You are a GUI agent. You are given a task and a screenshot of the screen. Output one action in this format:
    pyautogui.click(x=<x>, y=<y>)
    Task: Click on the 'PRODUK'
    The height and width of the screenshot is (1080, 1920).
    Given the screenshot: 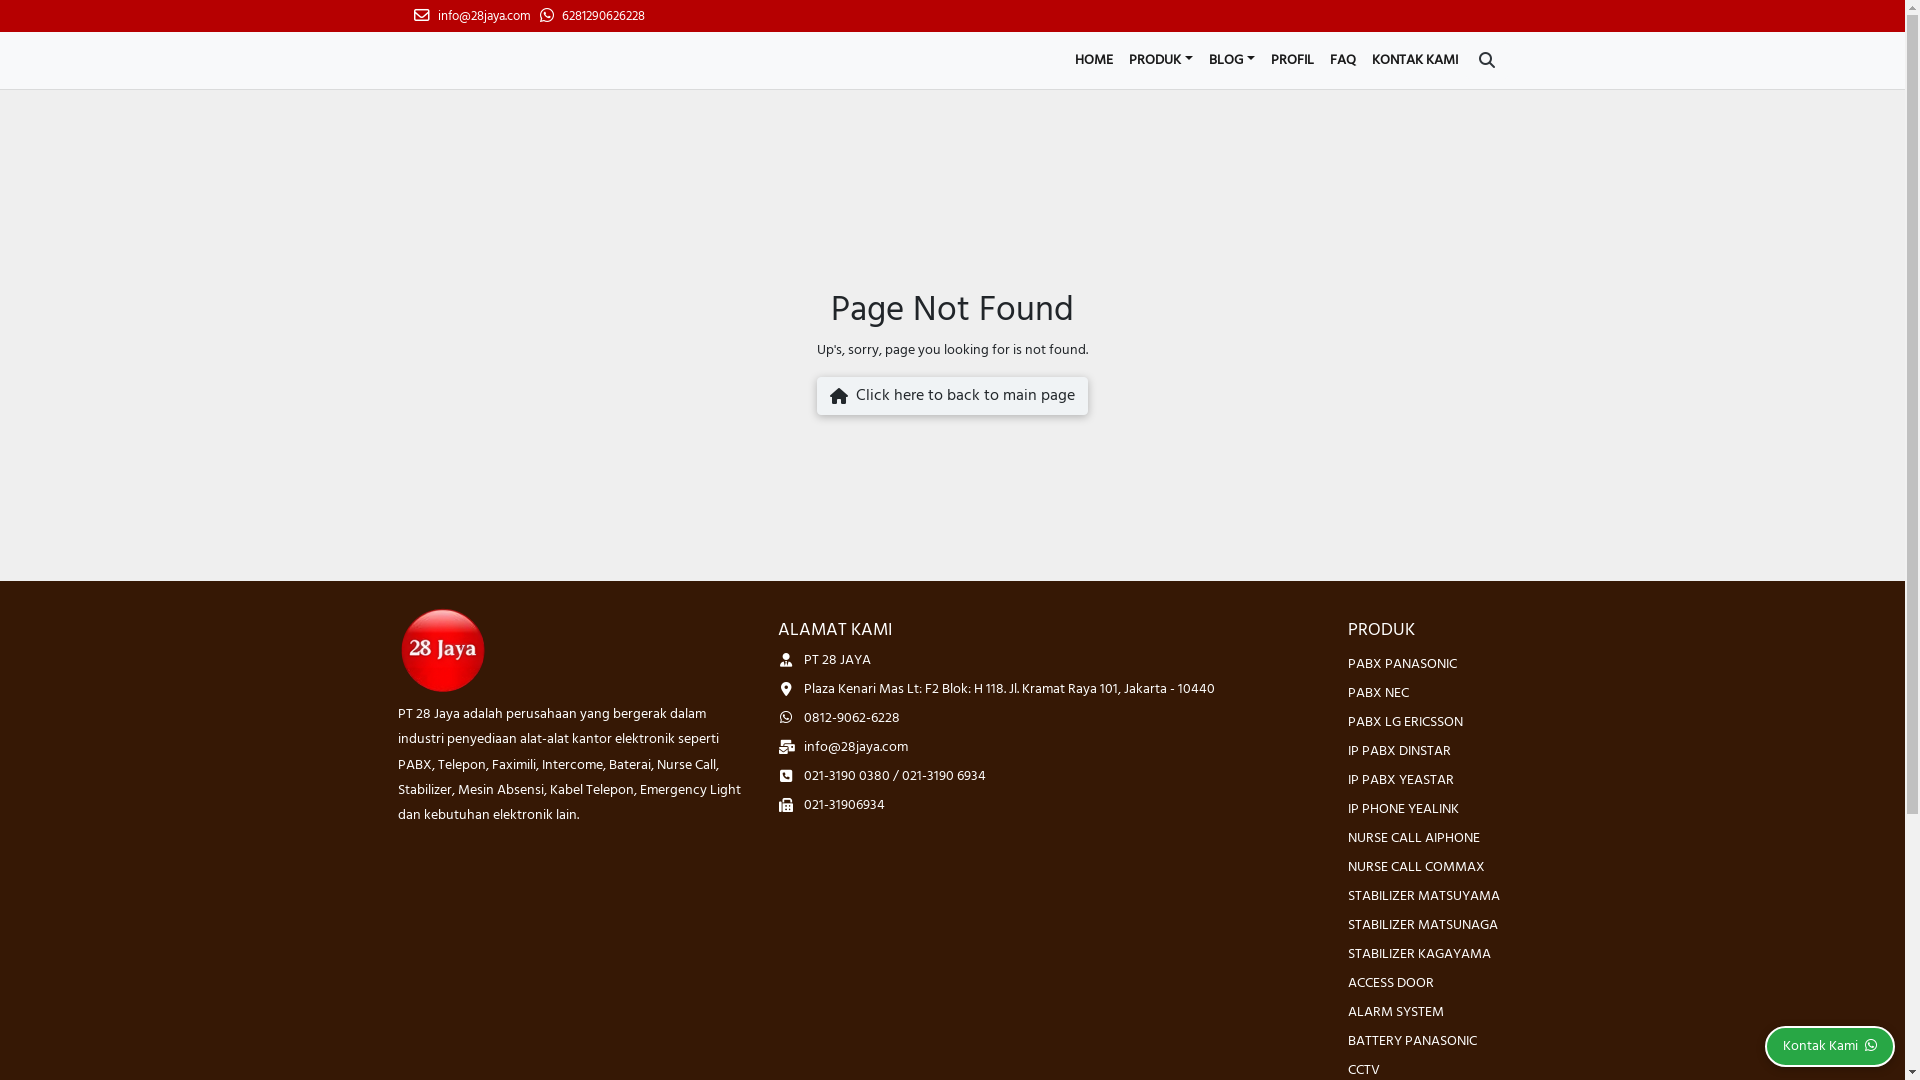 What is the action you would take?
    pyautogui.click(x=1161, y=59)
    